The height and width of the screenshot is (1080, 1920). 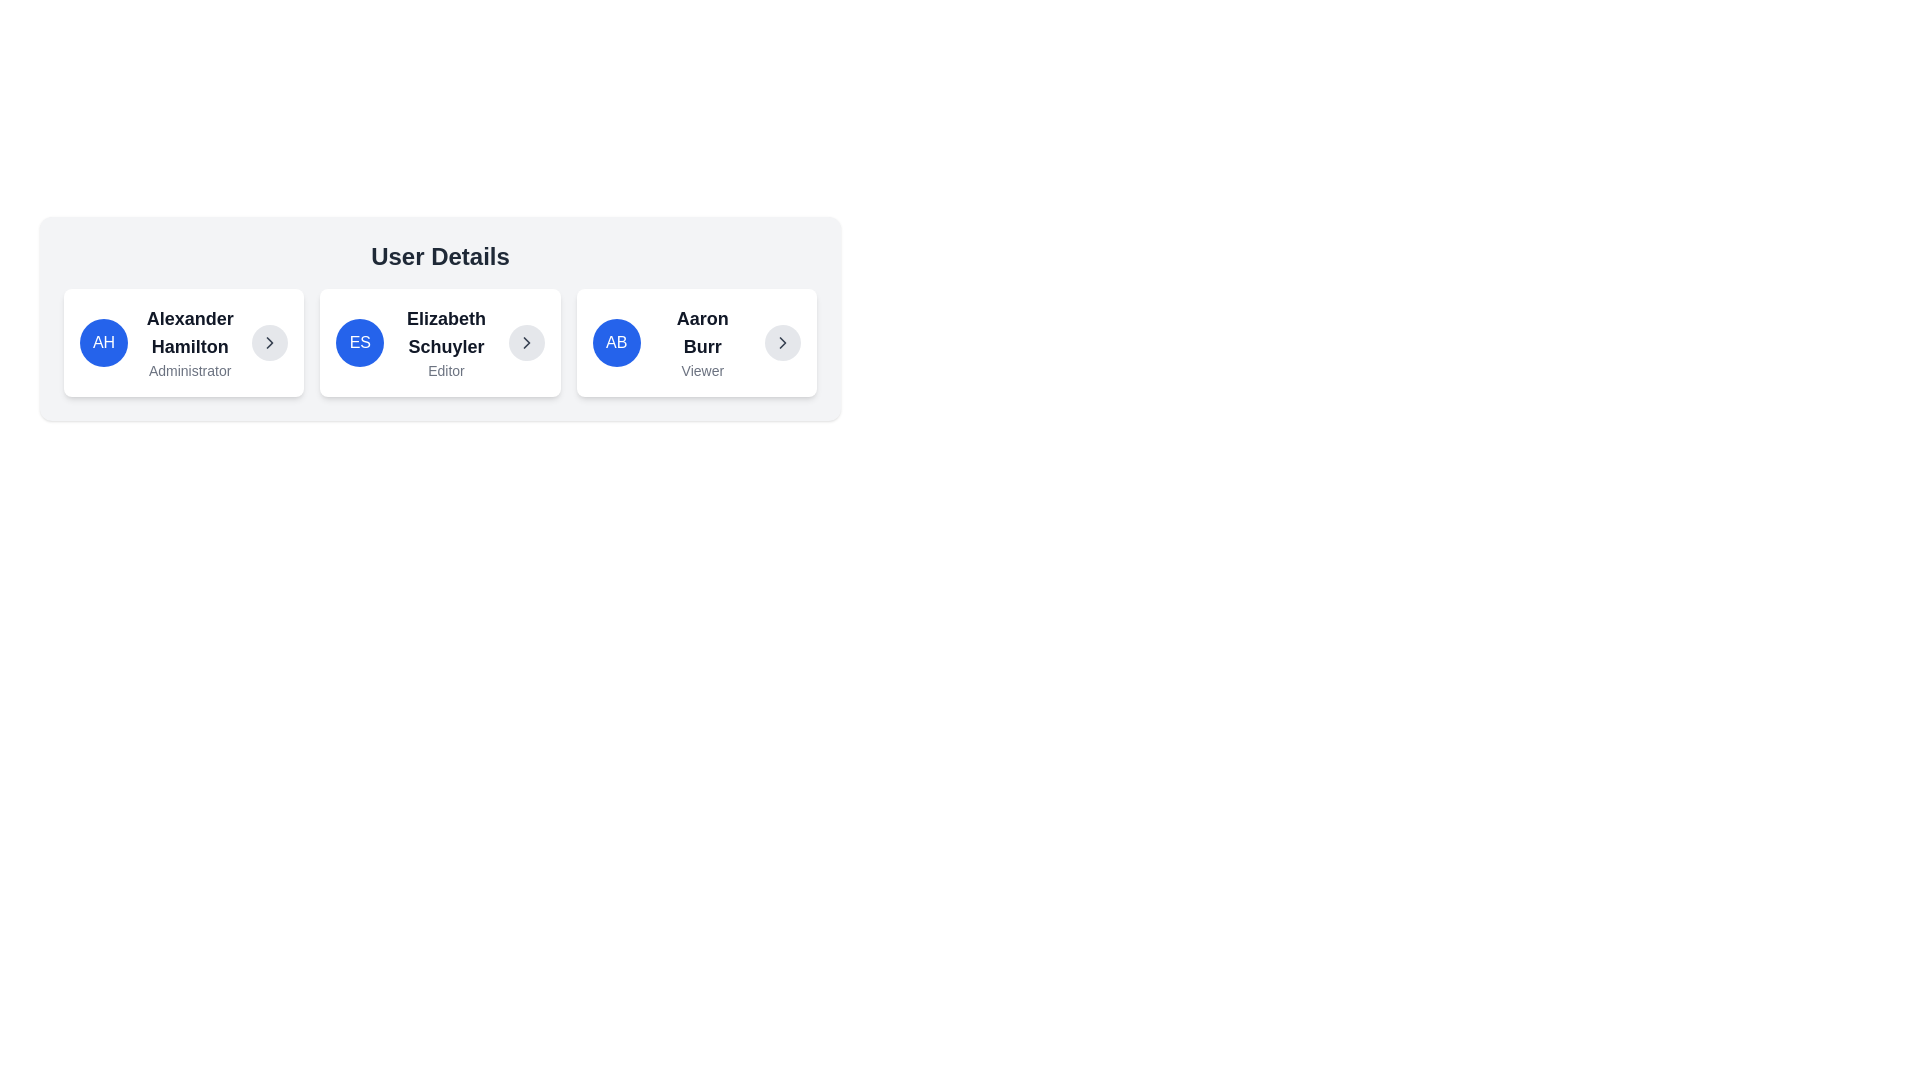 I want to click on the arrow icon inside the circular button to the right of the user details for 'Elizabeth Schuyler', so click(x=526, y=342).